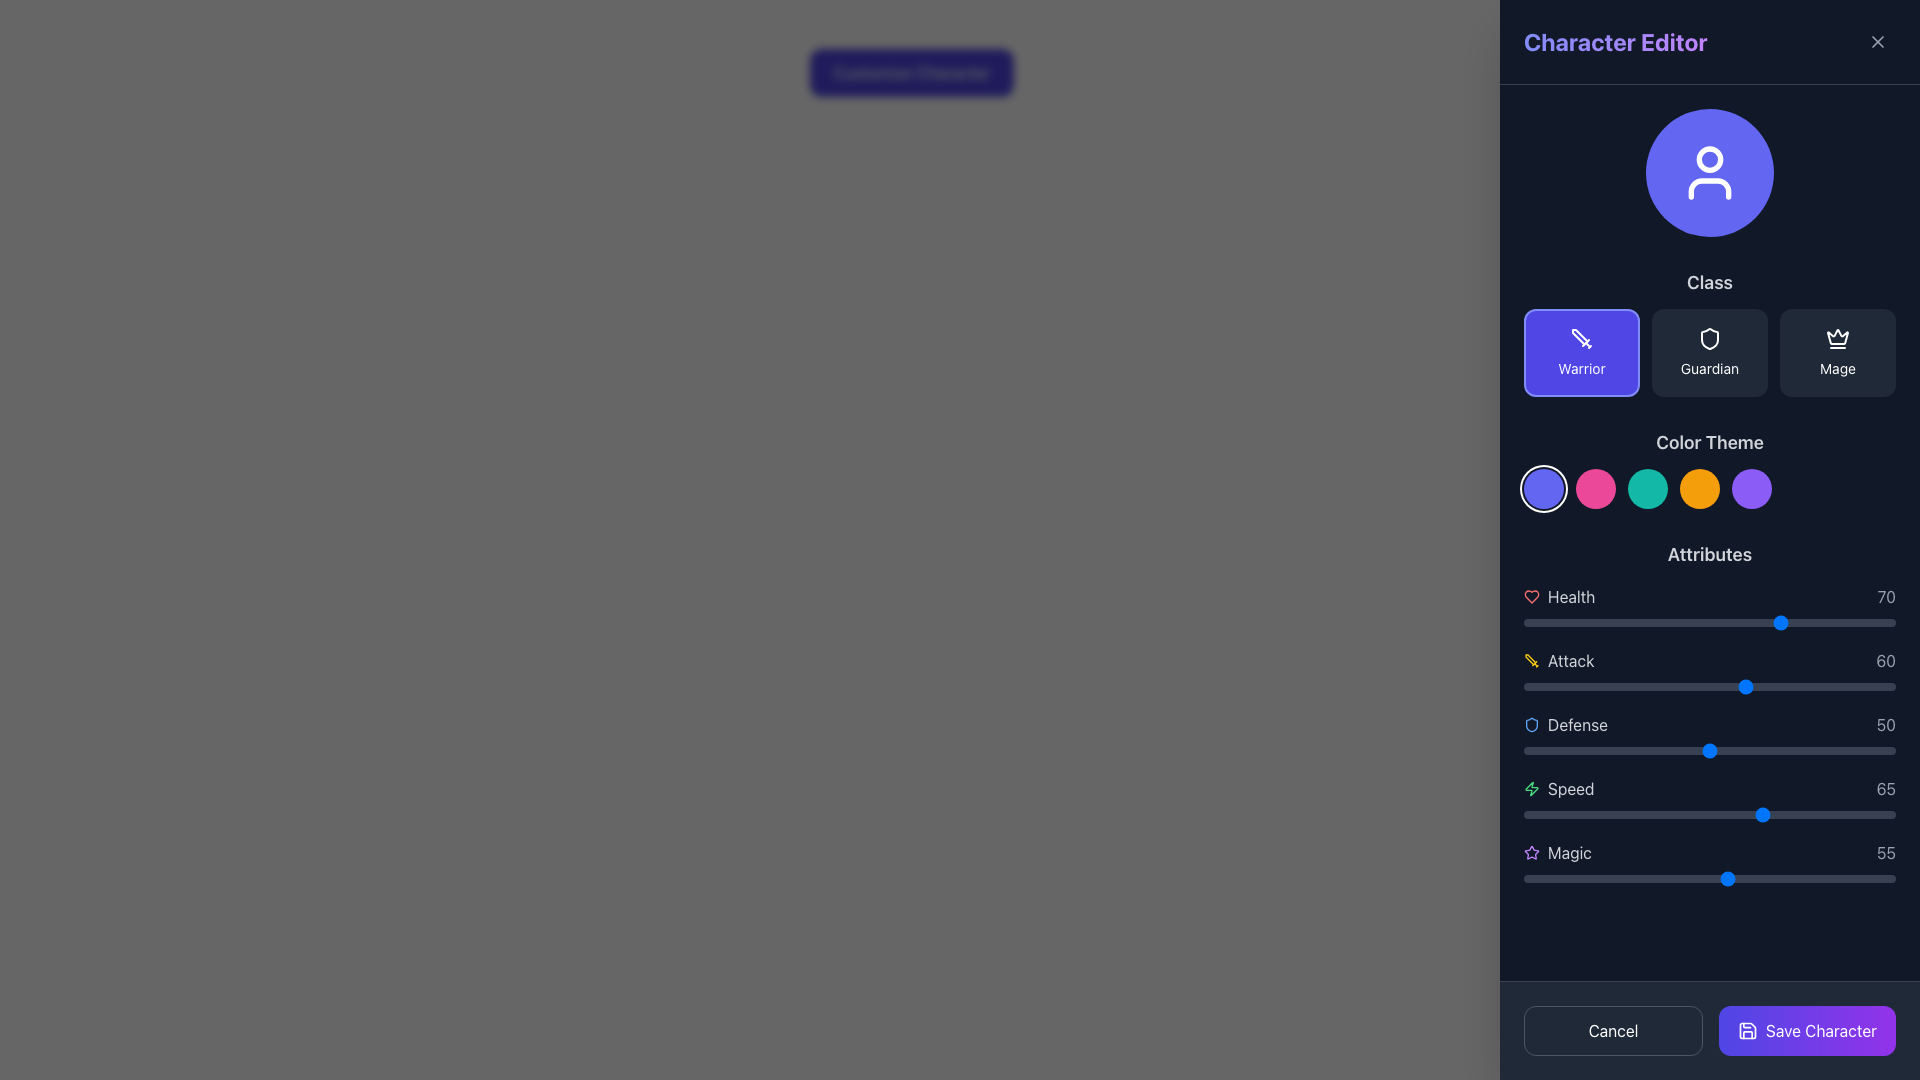 This screenshot has width=1920, height=1080. Describe the element at coordinates (1876, 42) in the screenshot. I see `the close button represented by an 'X' icon in the top-right corner of the 'Character Editor' panel` at that location.